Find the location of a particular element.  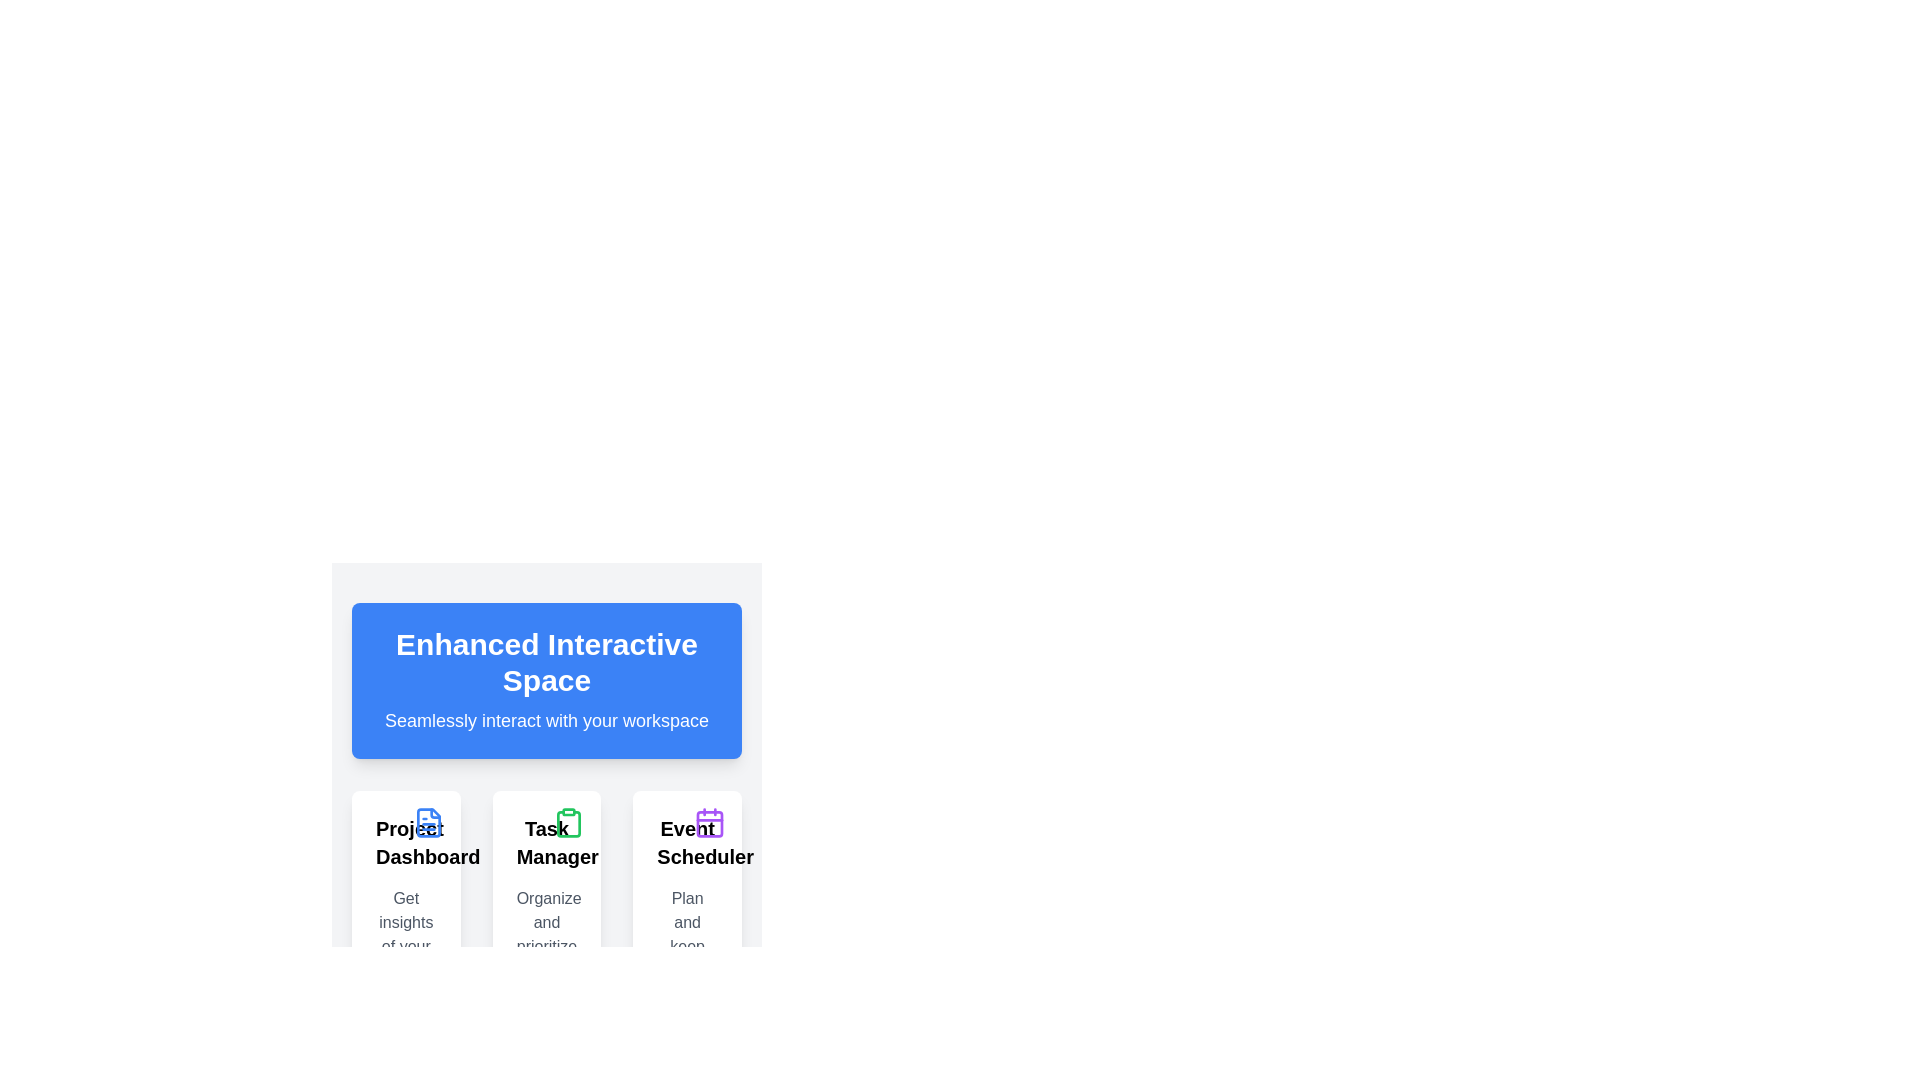

the clipboard icon is located at coordinates (568, 822).